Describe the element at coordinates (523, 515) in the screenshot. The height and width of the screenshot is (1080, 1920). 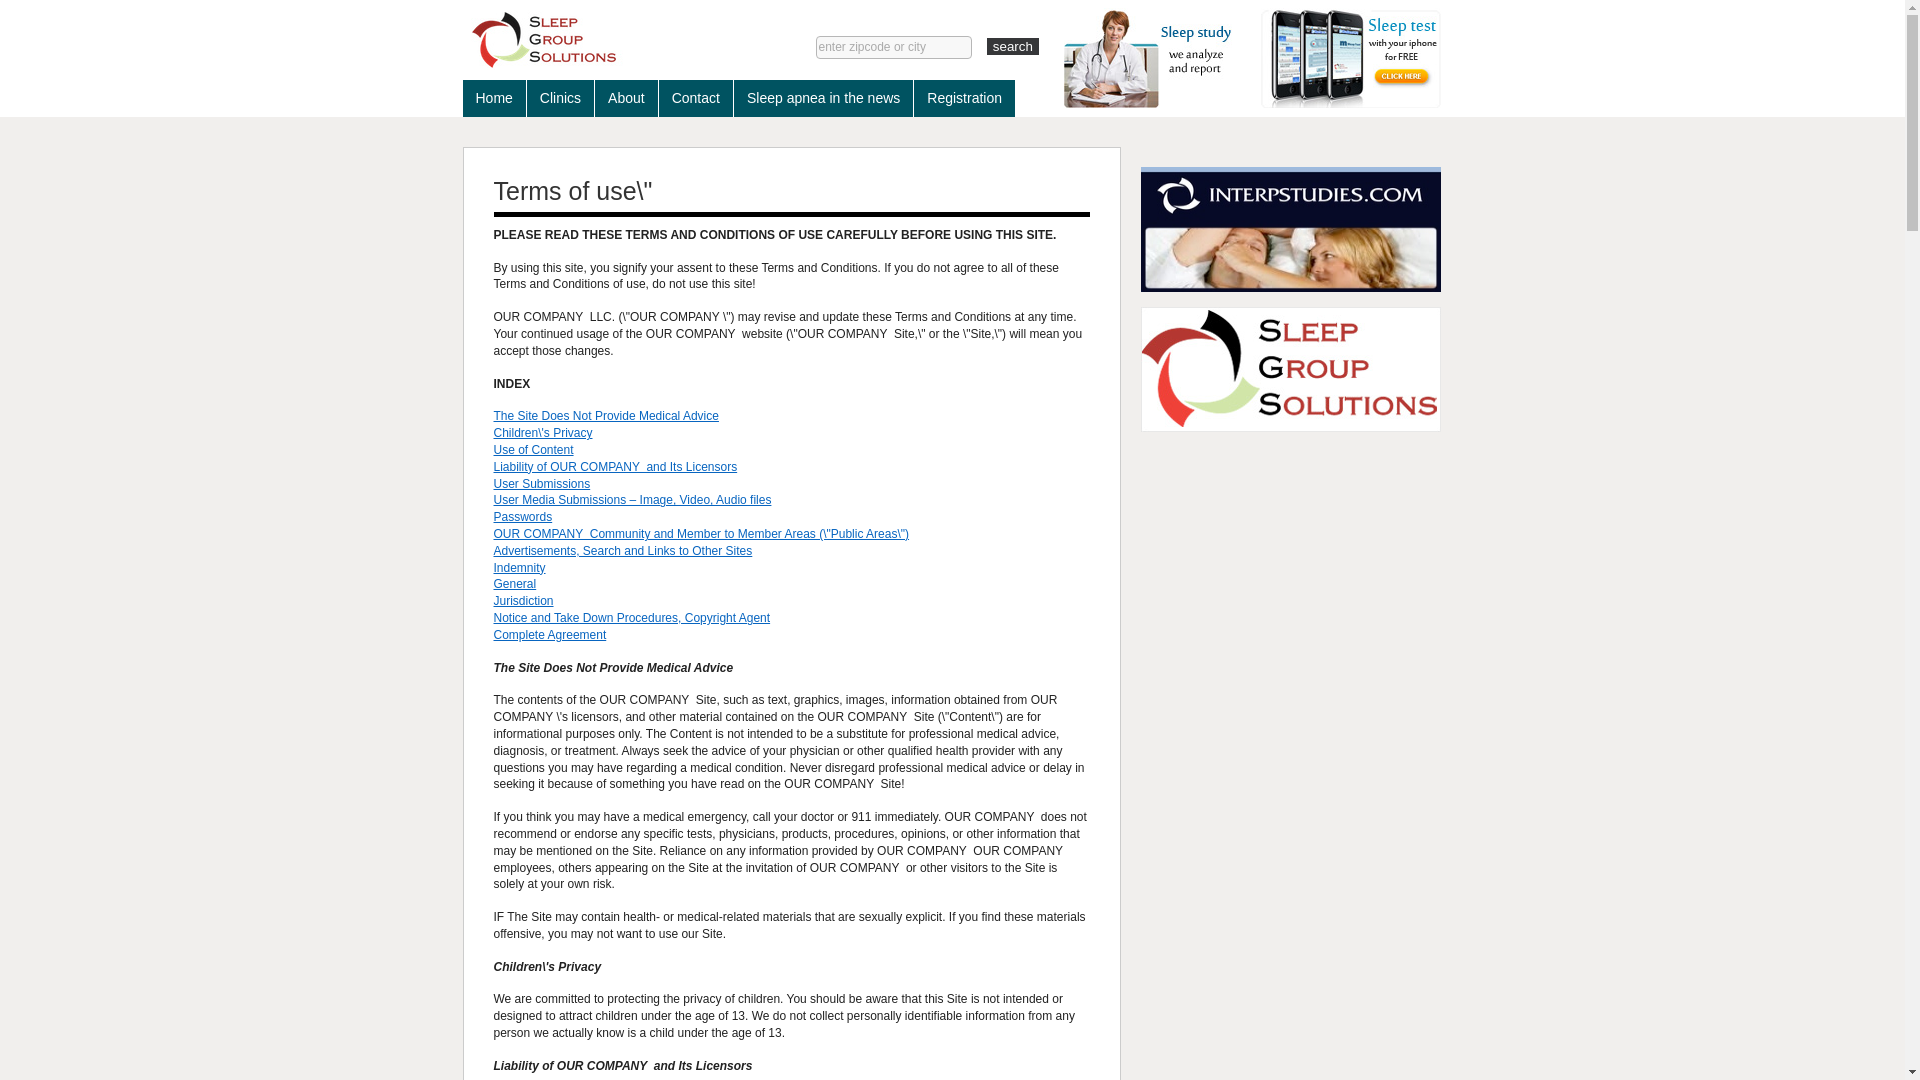
I see `'Passwords'` at that location.